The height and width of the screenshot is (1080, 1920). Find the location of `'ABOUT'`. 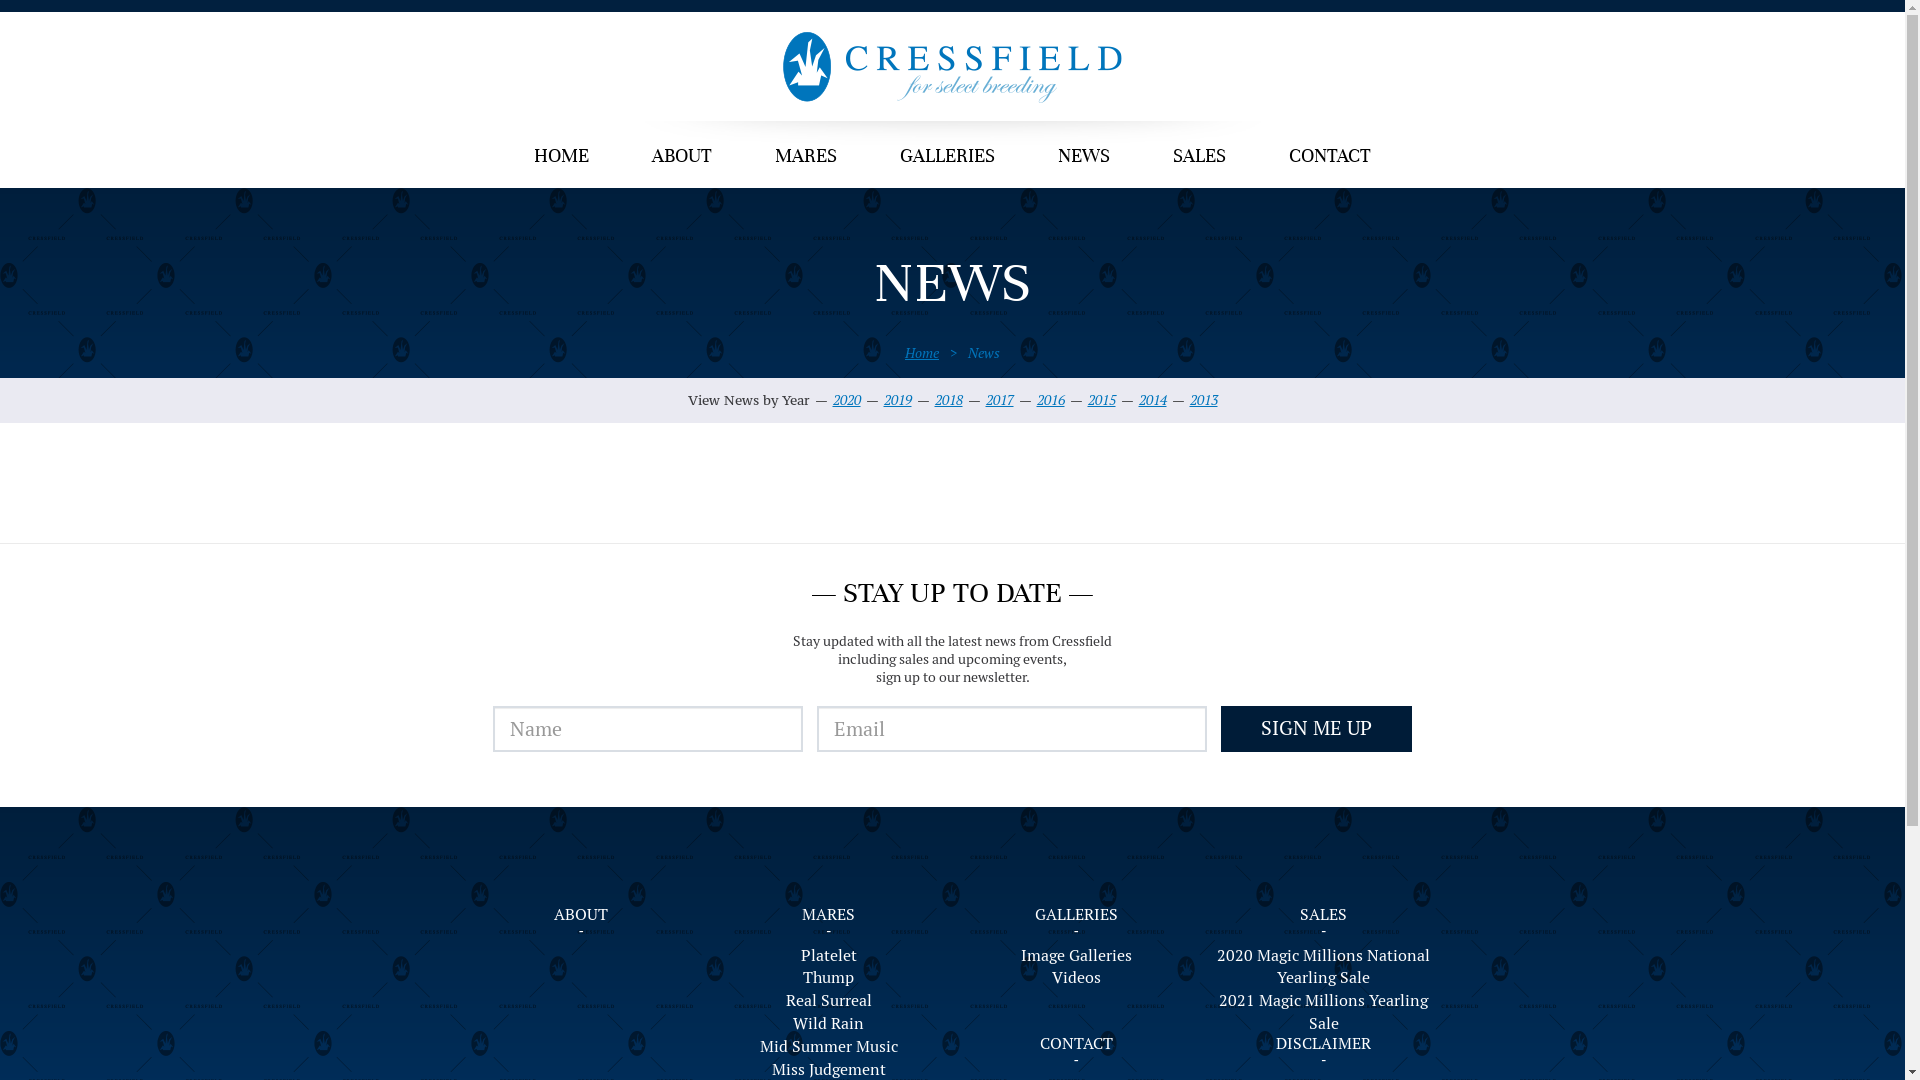

'ABOUT' is located at coordinates (681, 157).